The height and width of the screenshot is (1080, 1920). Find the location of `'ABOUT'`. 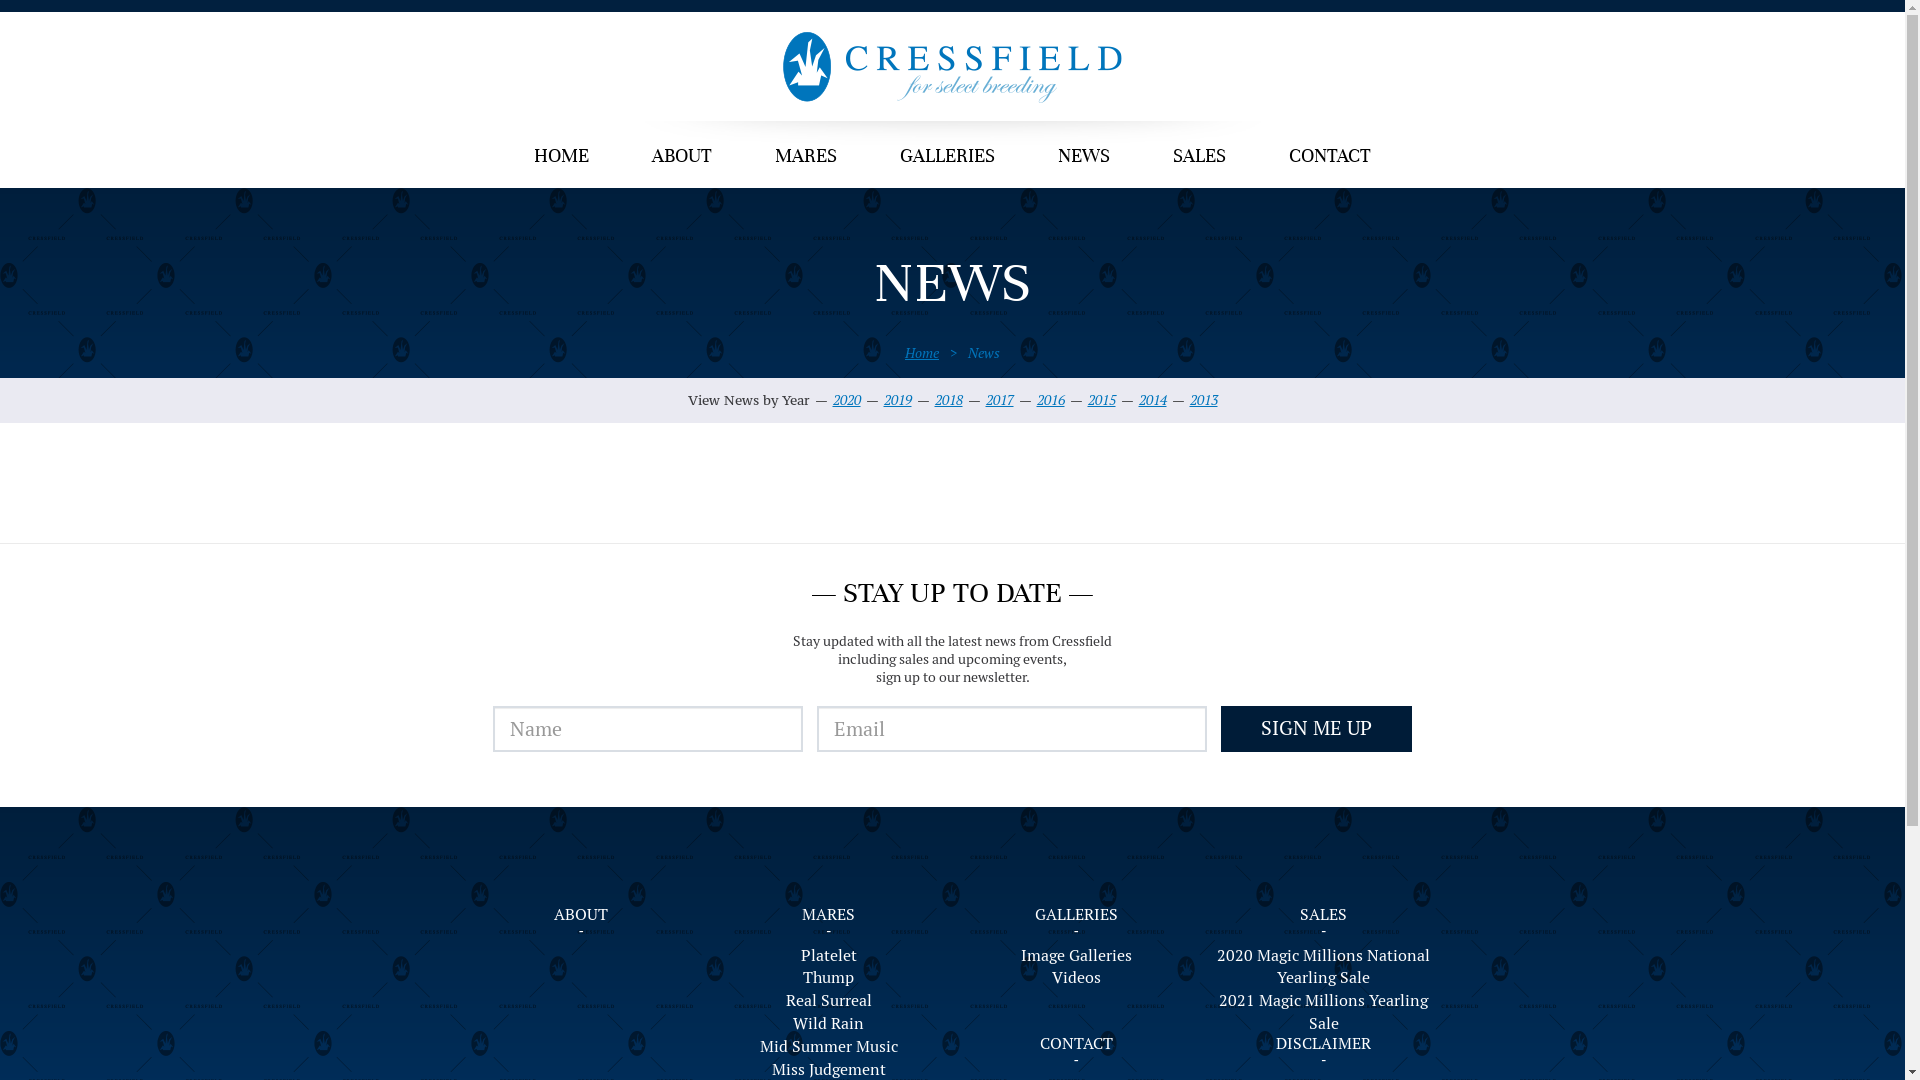

'ABOUT' is located at coordinates (681, 157).